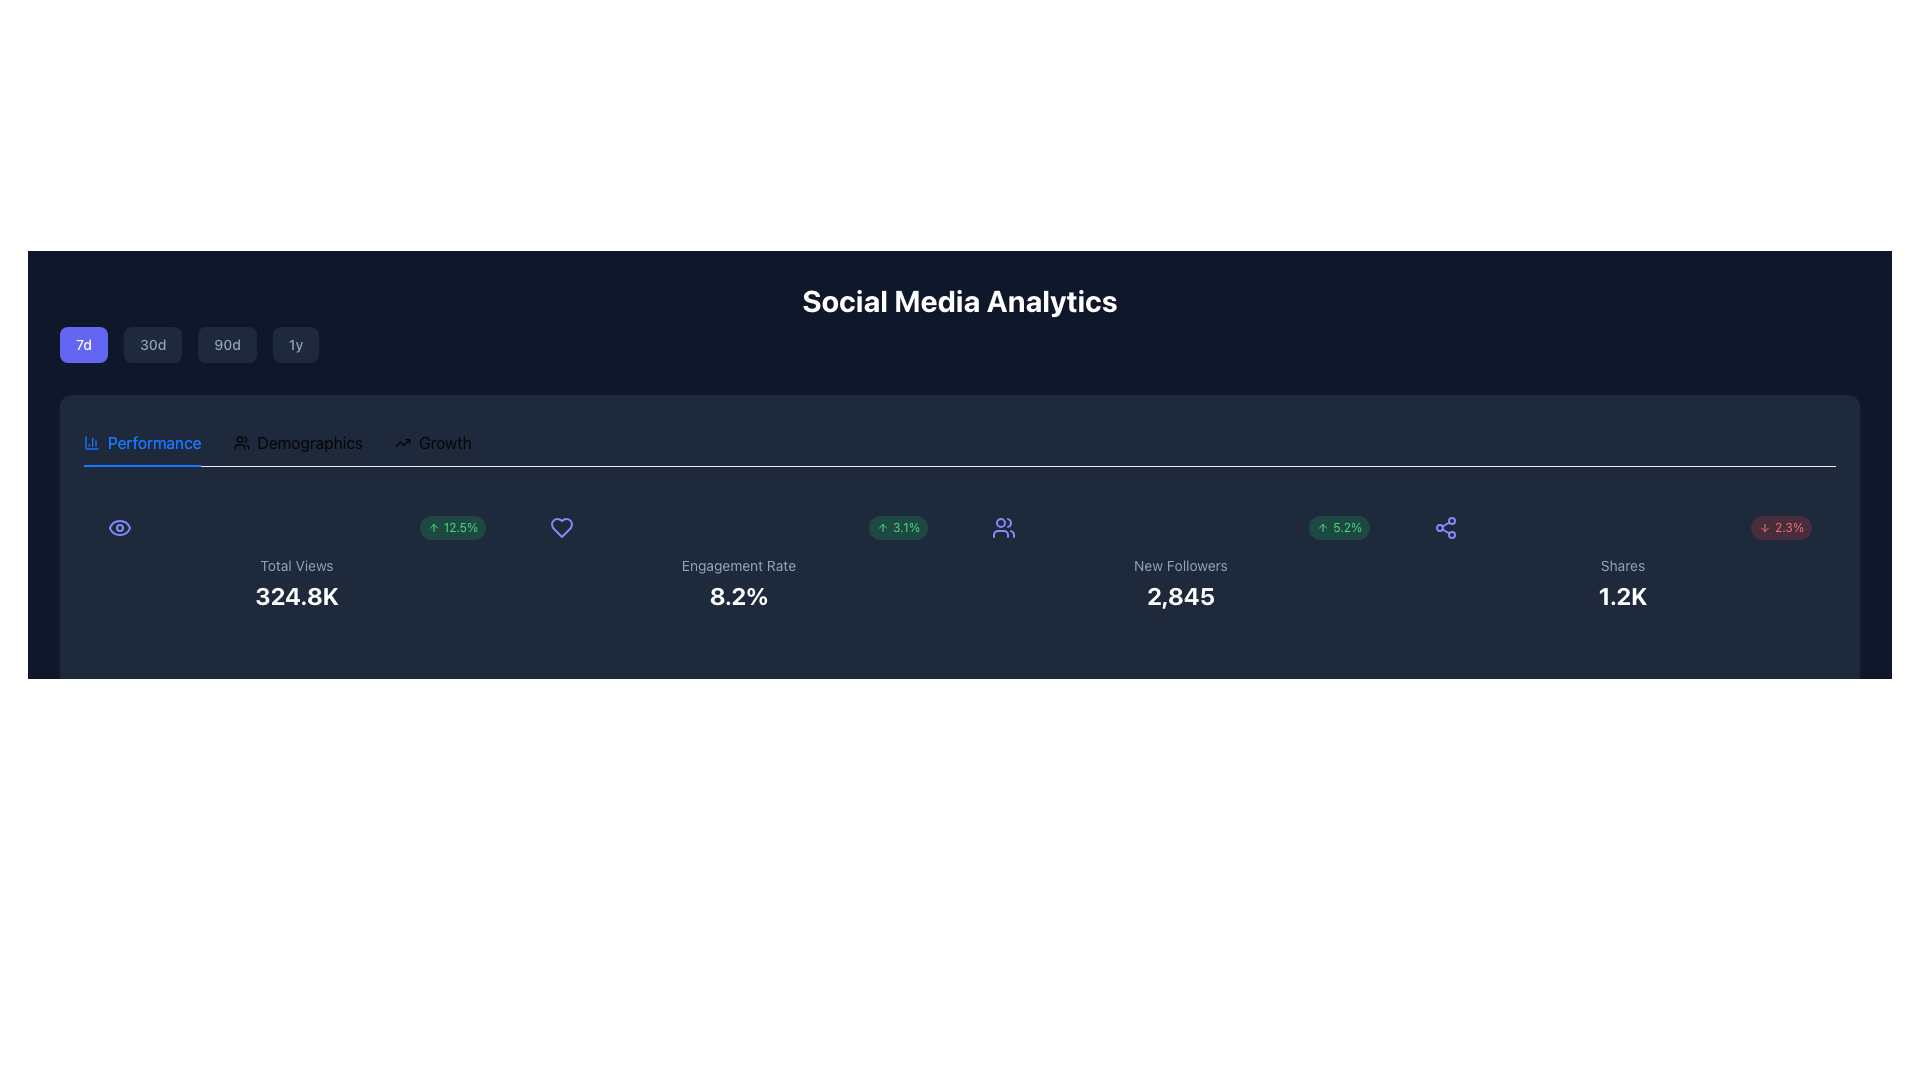  I want to click on the 'Shares' label displayed in light gray on a dark background, which is positioned under the shares icon and above the numerical value of 1.2K, so click(1622, 566).